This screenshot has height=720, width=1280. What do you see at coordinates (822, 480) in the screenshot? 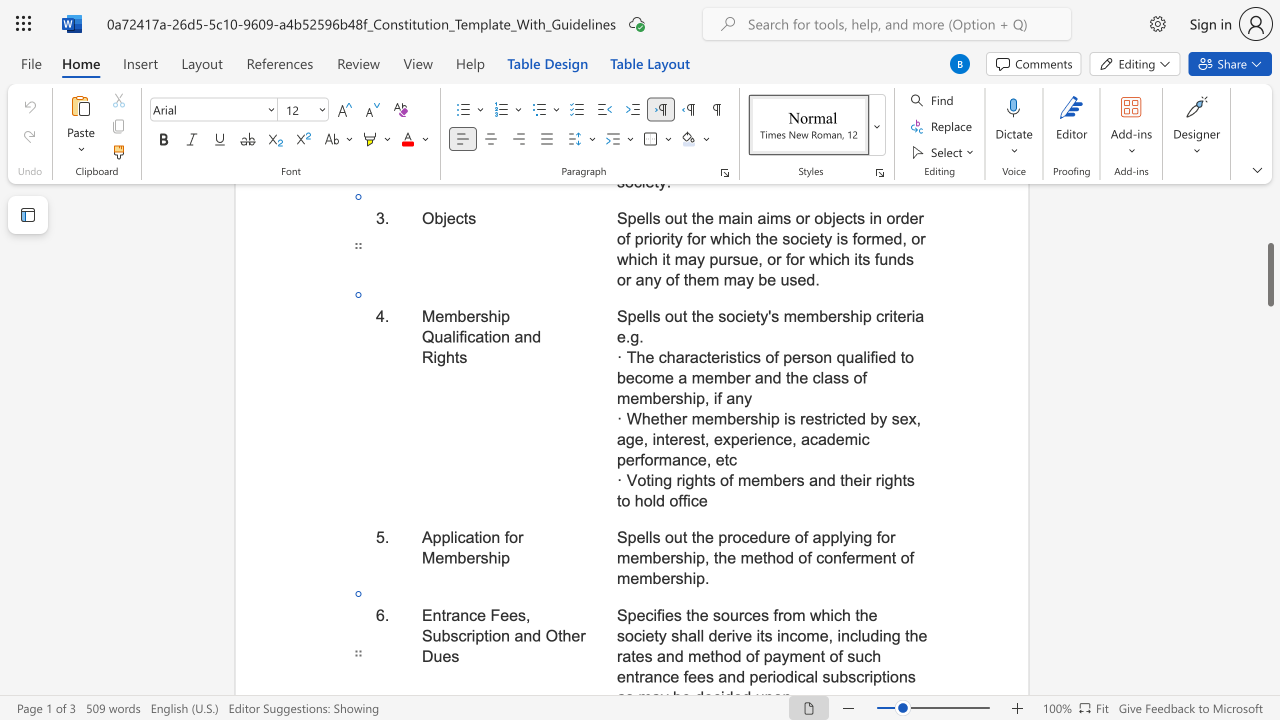
I see `the 2th character "n" in the text` at bounding box center [822, 480].